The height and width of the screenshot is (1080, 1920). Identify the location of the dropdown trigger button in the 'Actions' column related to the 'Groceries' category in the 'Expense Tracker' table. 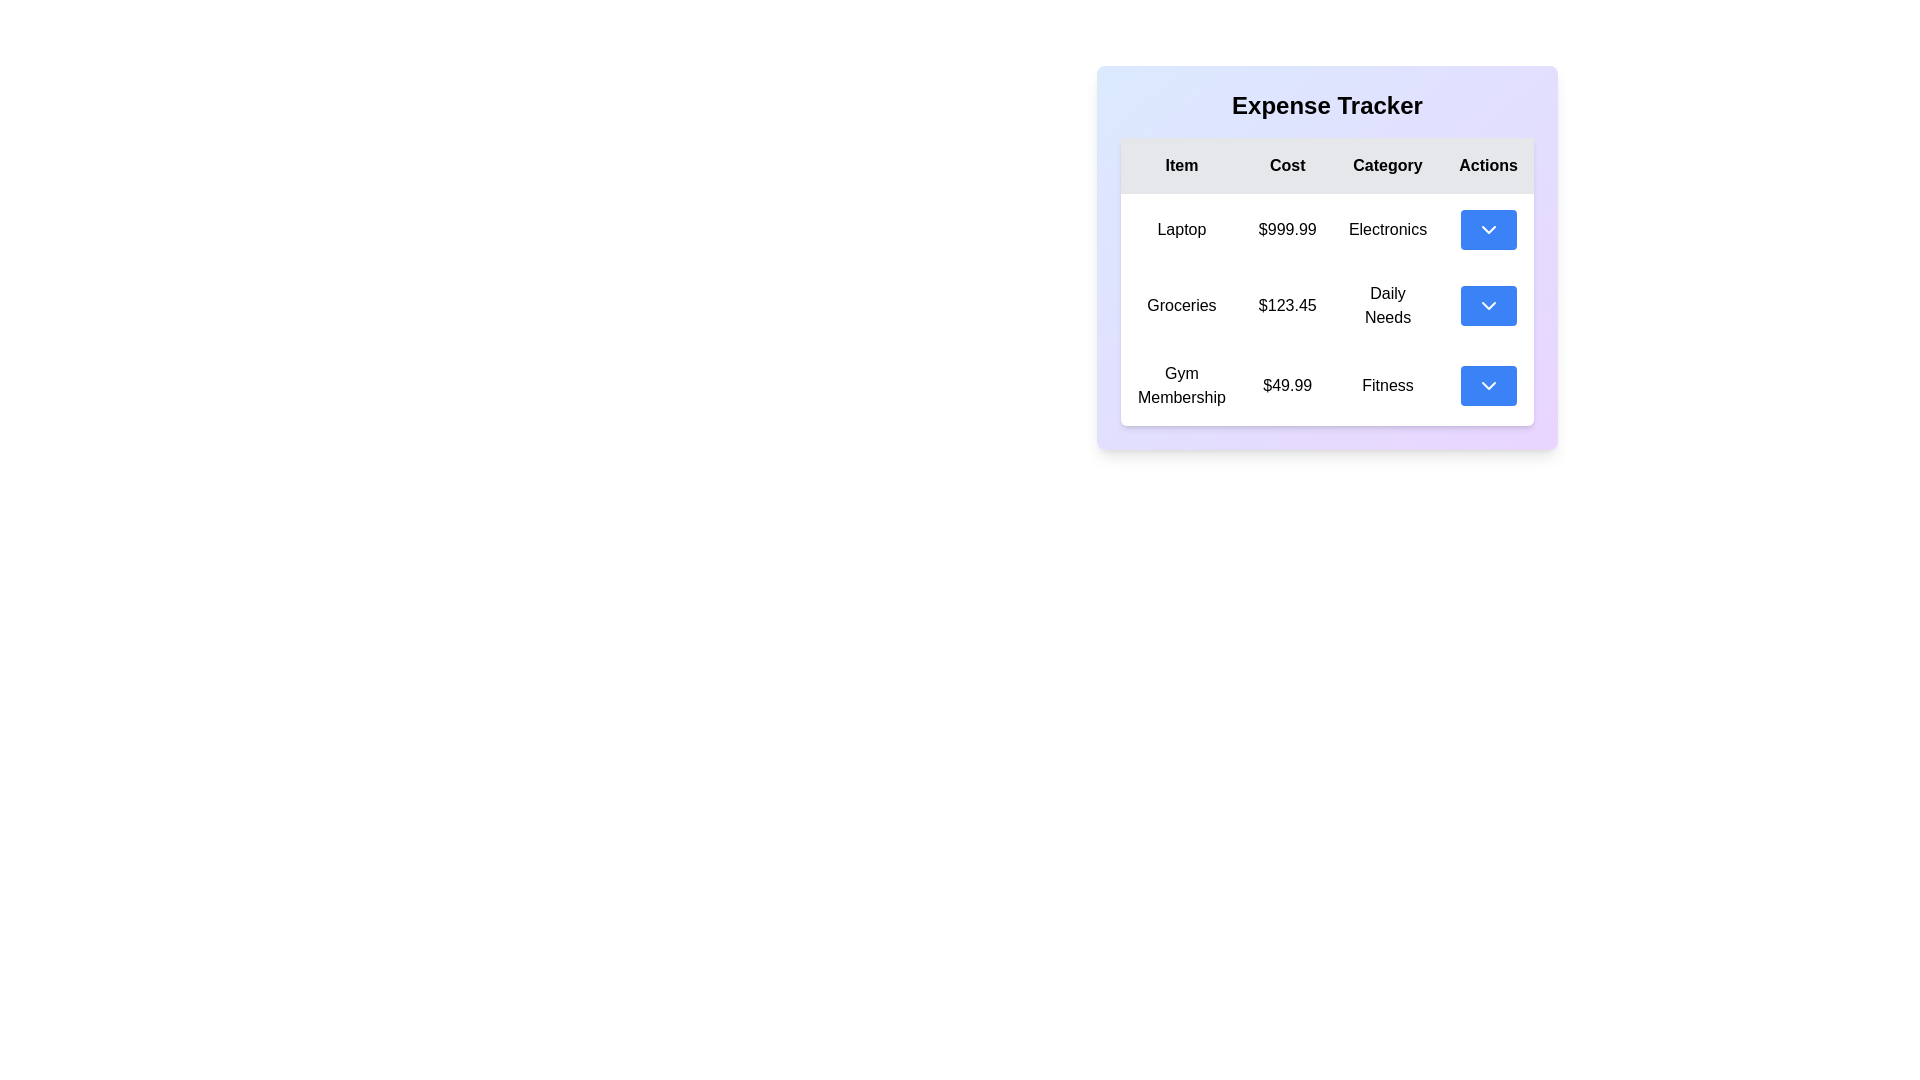
(1488, 305).